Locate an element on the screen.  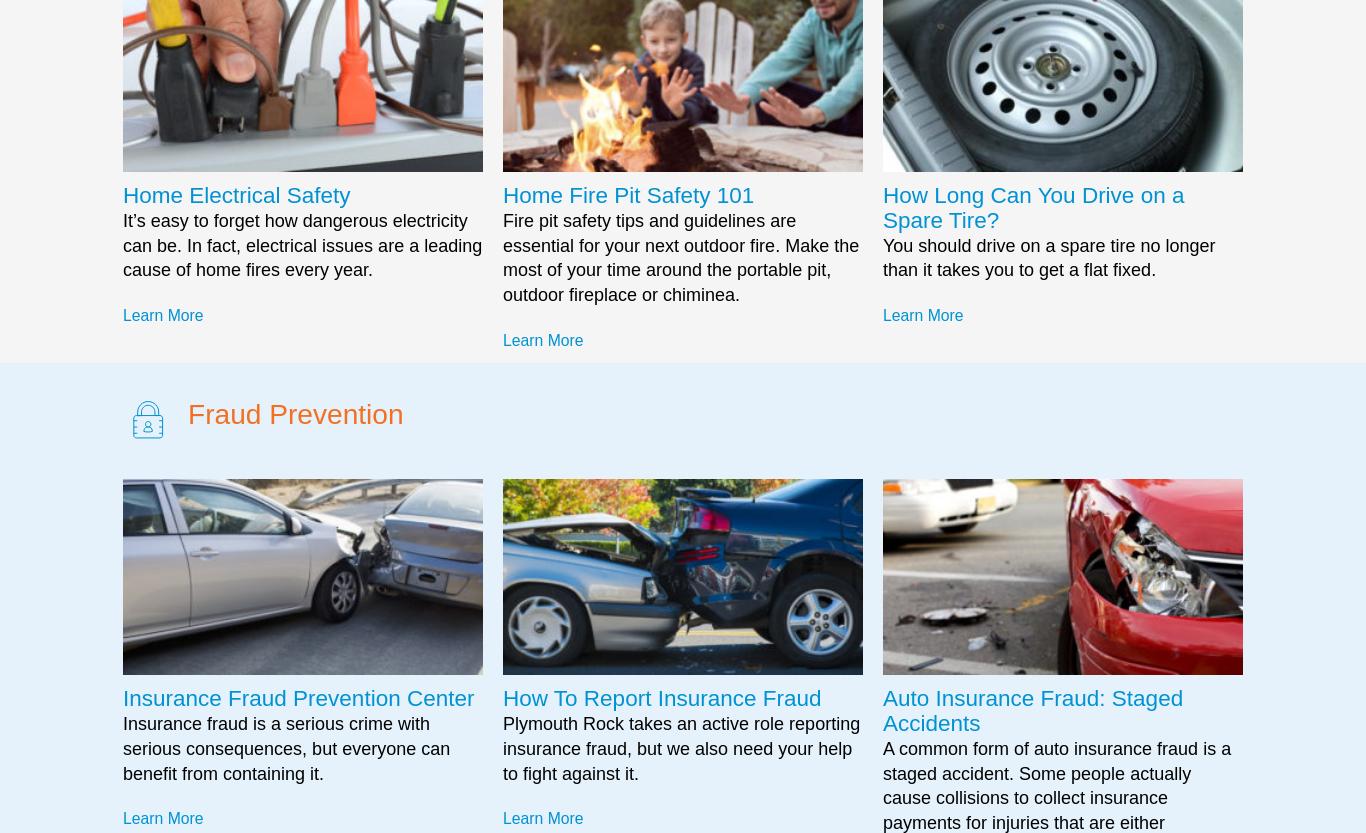
'How To Report Insurance Fraud' is located at coordinates (660, 697).